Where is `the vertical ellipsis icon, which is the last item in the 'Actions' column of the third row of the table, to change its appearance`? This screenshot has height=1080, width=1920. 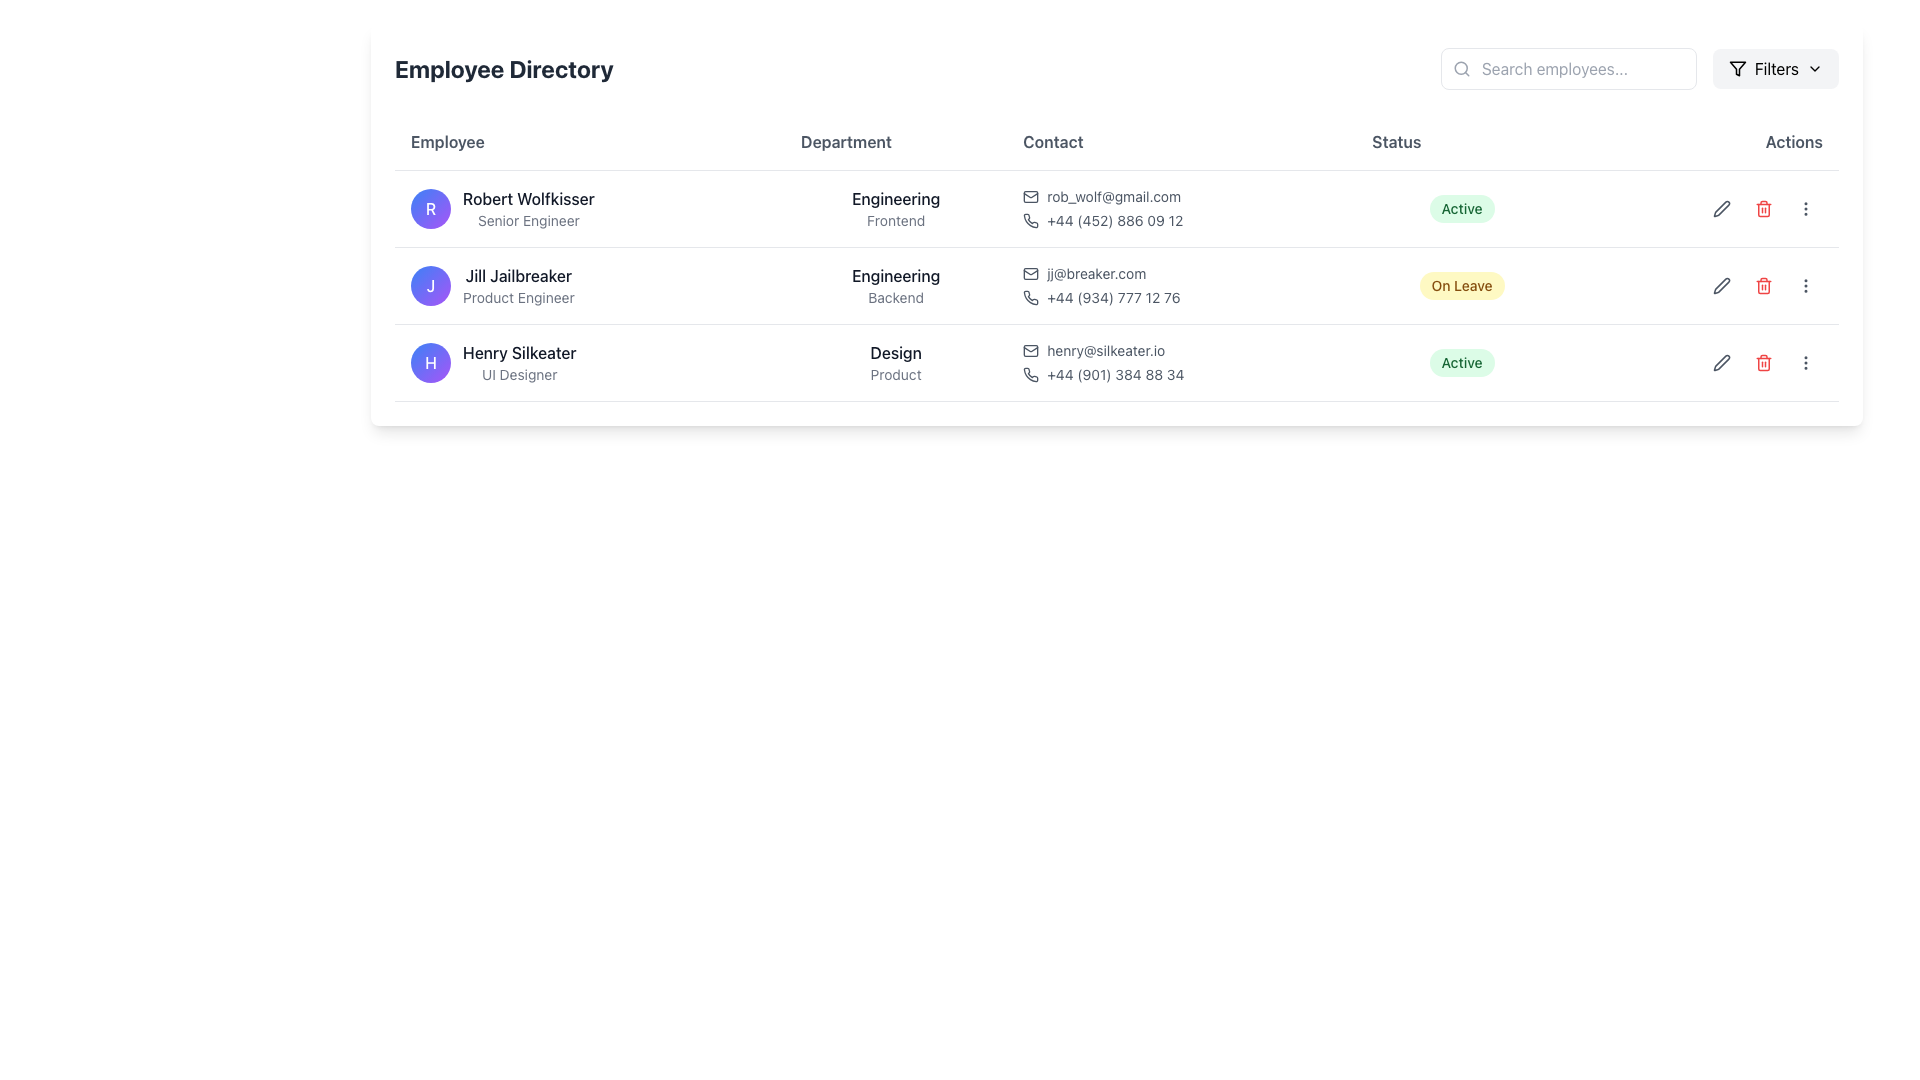
the vertical ellipsis icon, which is the last item in the 'Actions' column of the third row of the table, to change its appearance is located at coordinates (1805, 362).